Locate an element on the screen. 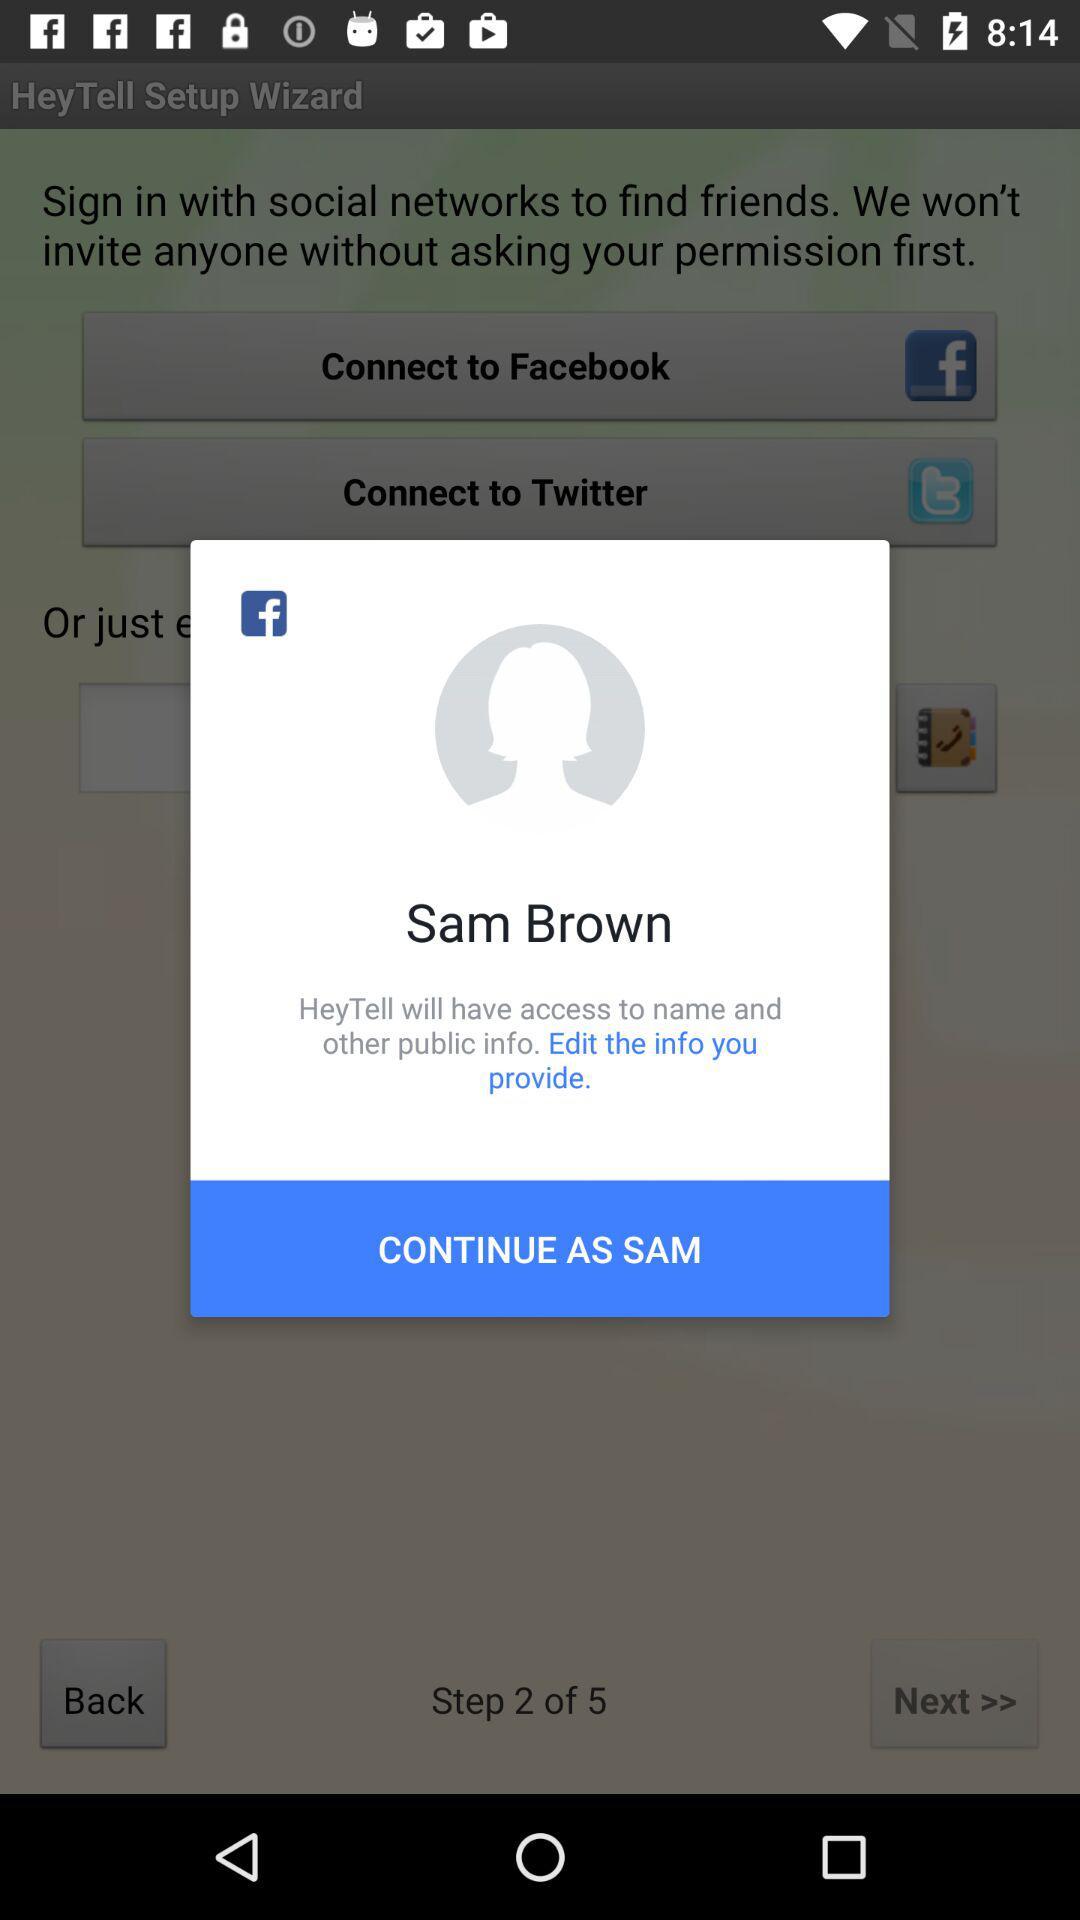 This screenshot has width=1080, height=1920. icon below the sam brown icon is located at coordinates (540, 1041).